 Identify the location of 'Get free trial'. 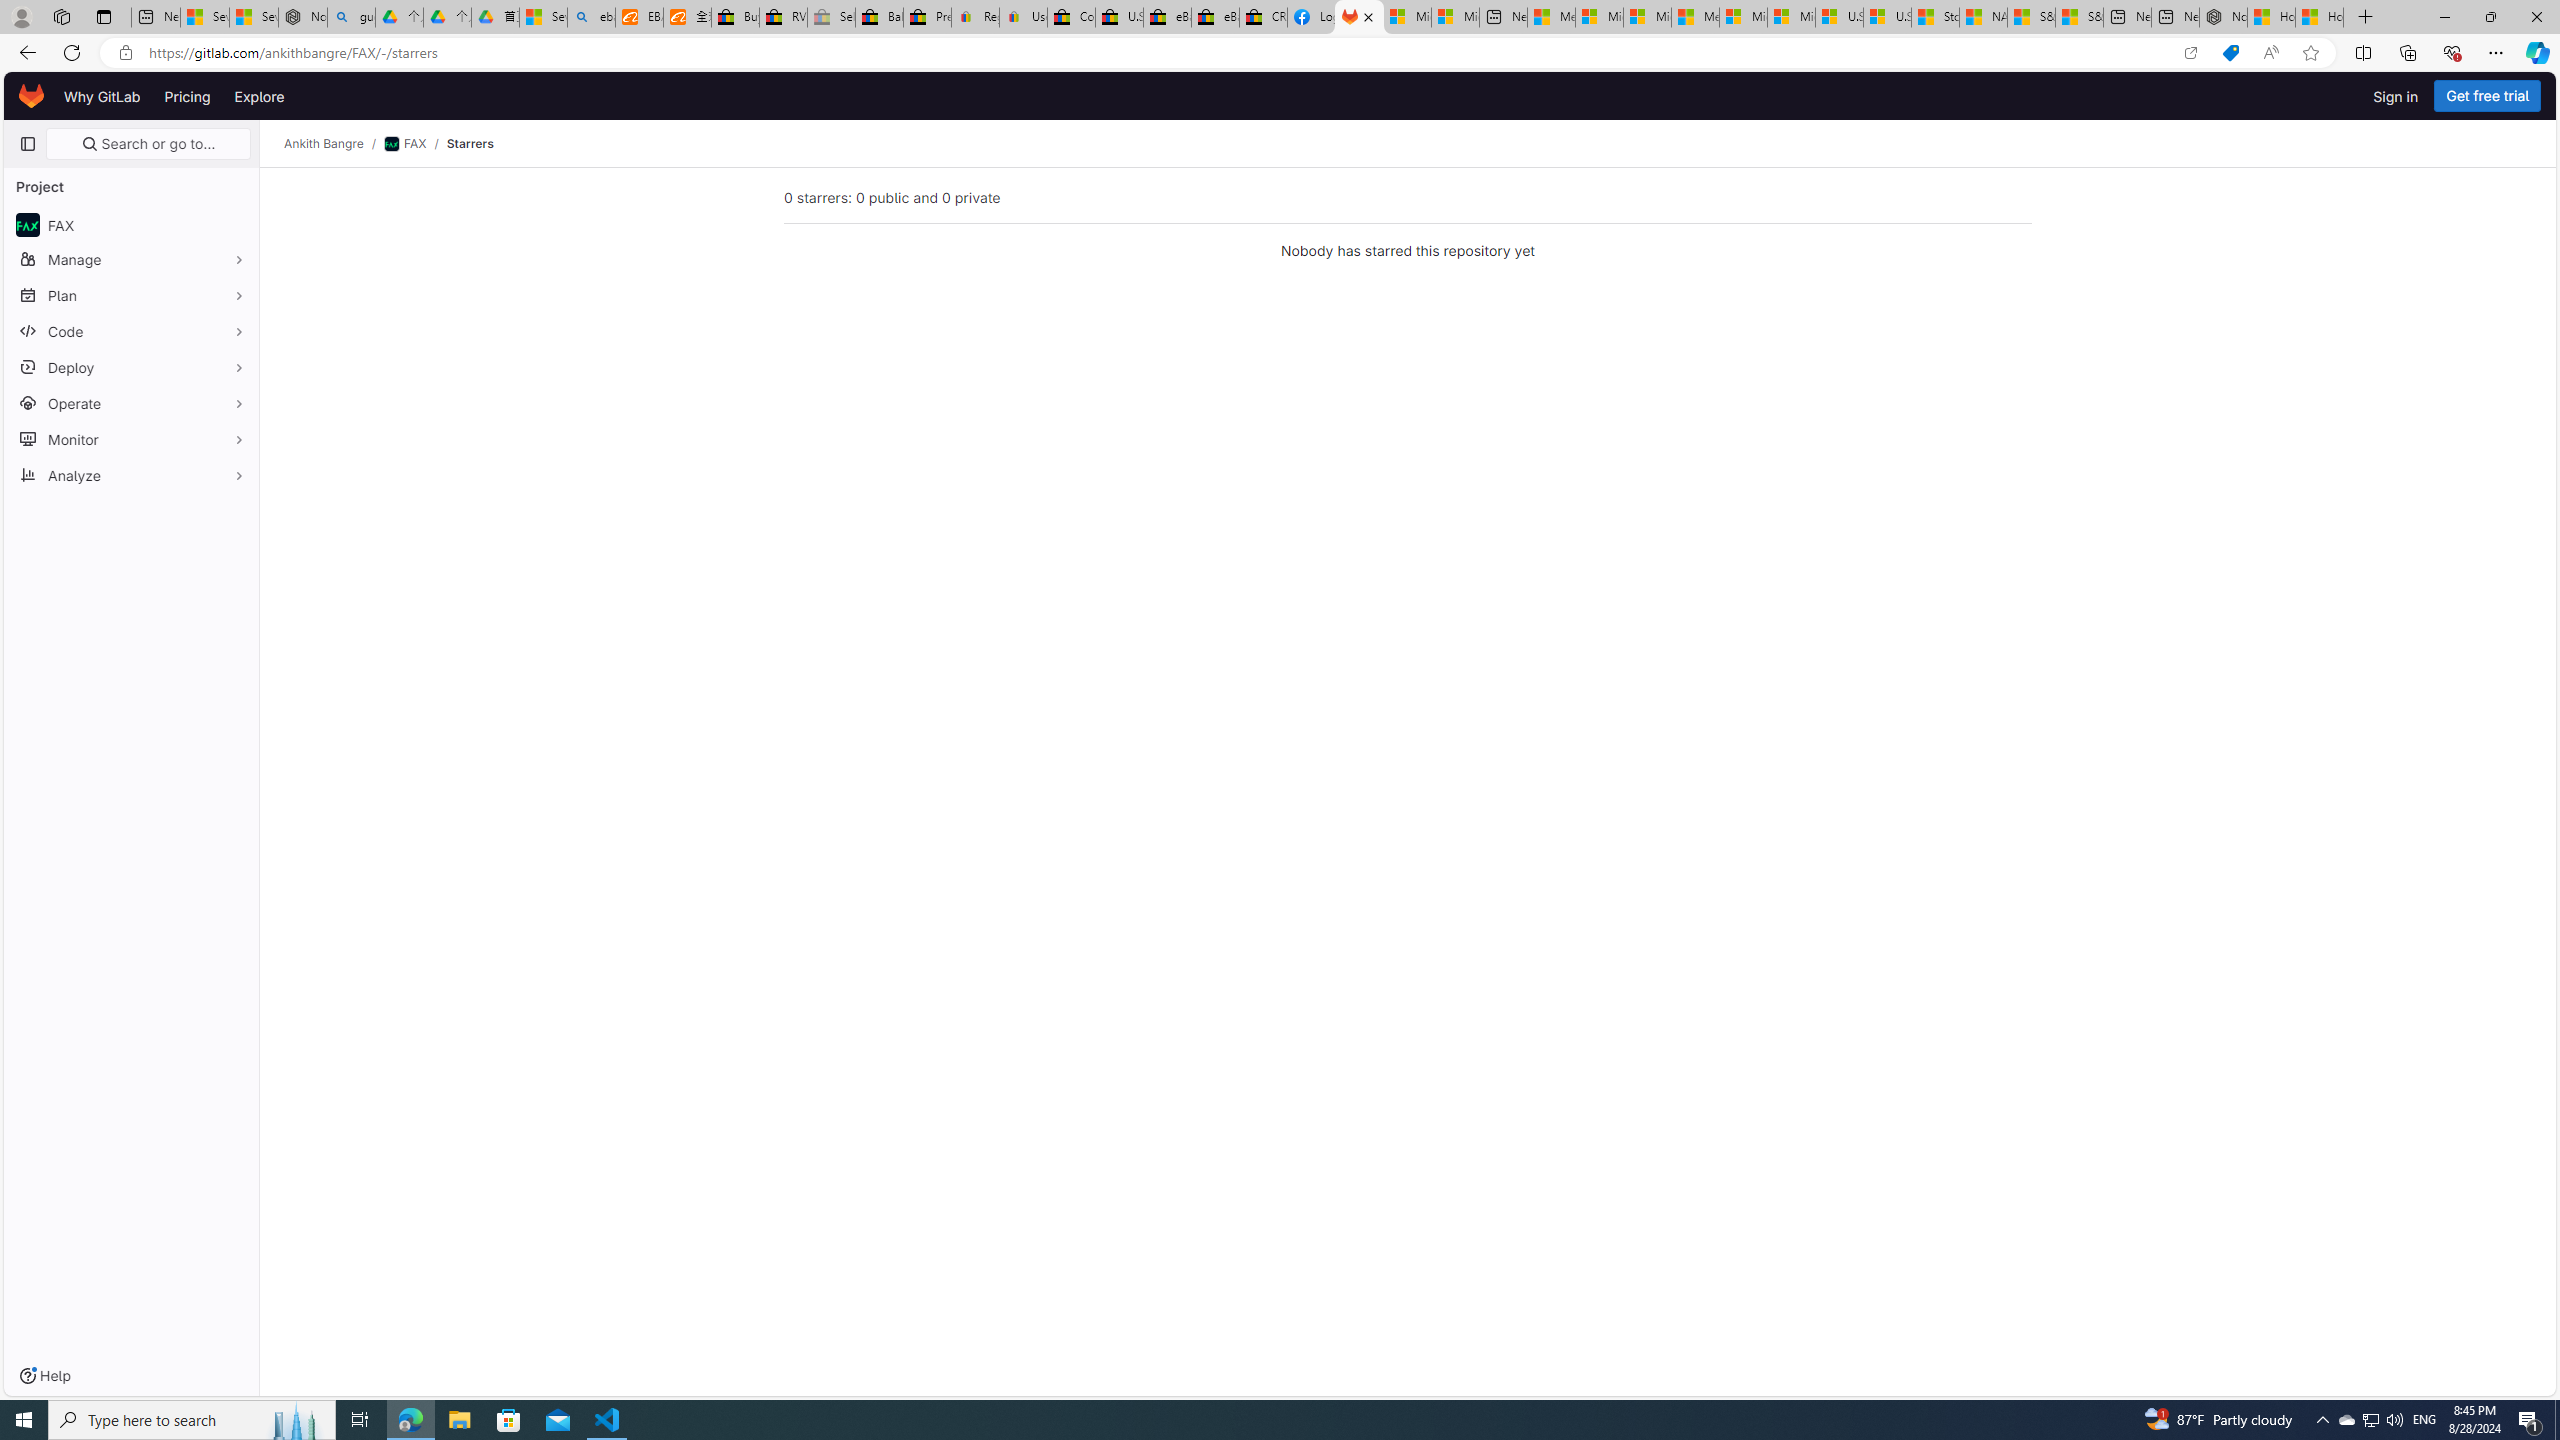
(2487, 95).